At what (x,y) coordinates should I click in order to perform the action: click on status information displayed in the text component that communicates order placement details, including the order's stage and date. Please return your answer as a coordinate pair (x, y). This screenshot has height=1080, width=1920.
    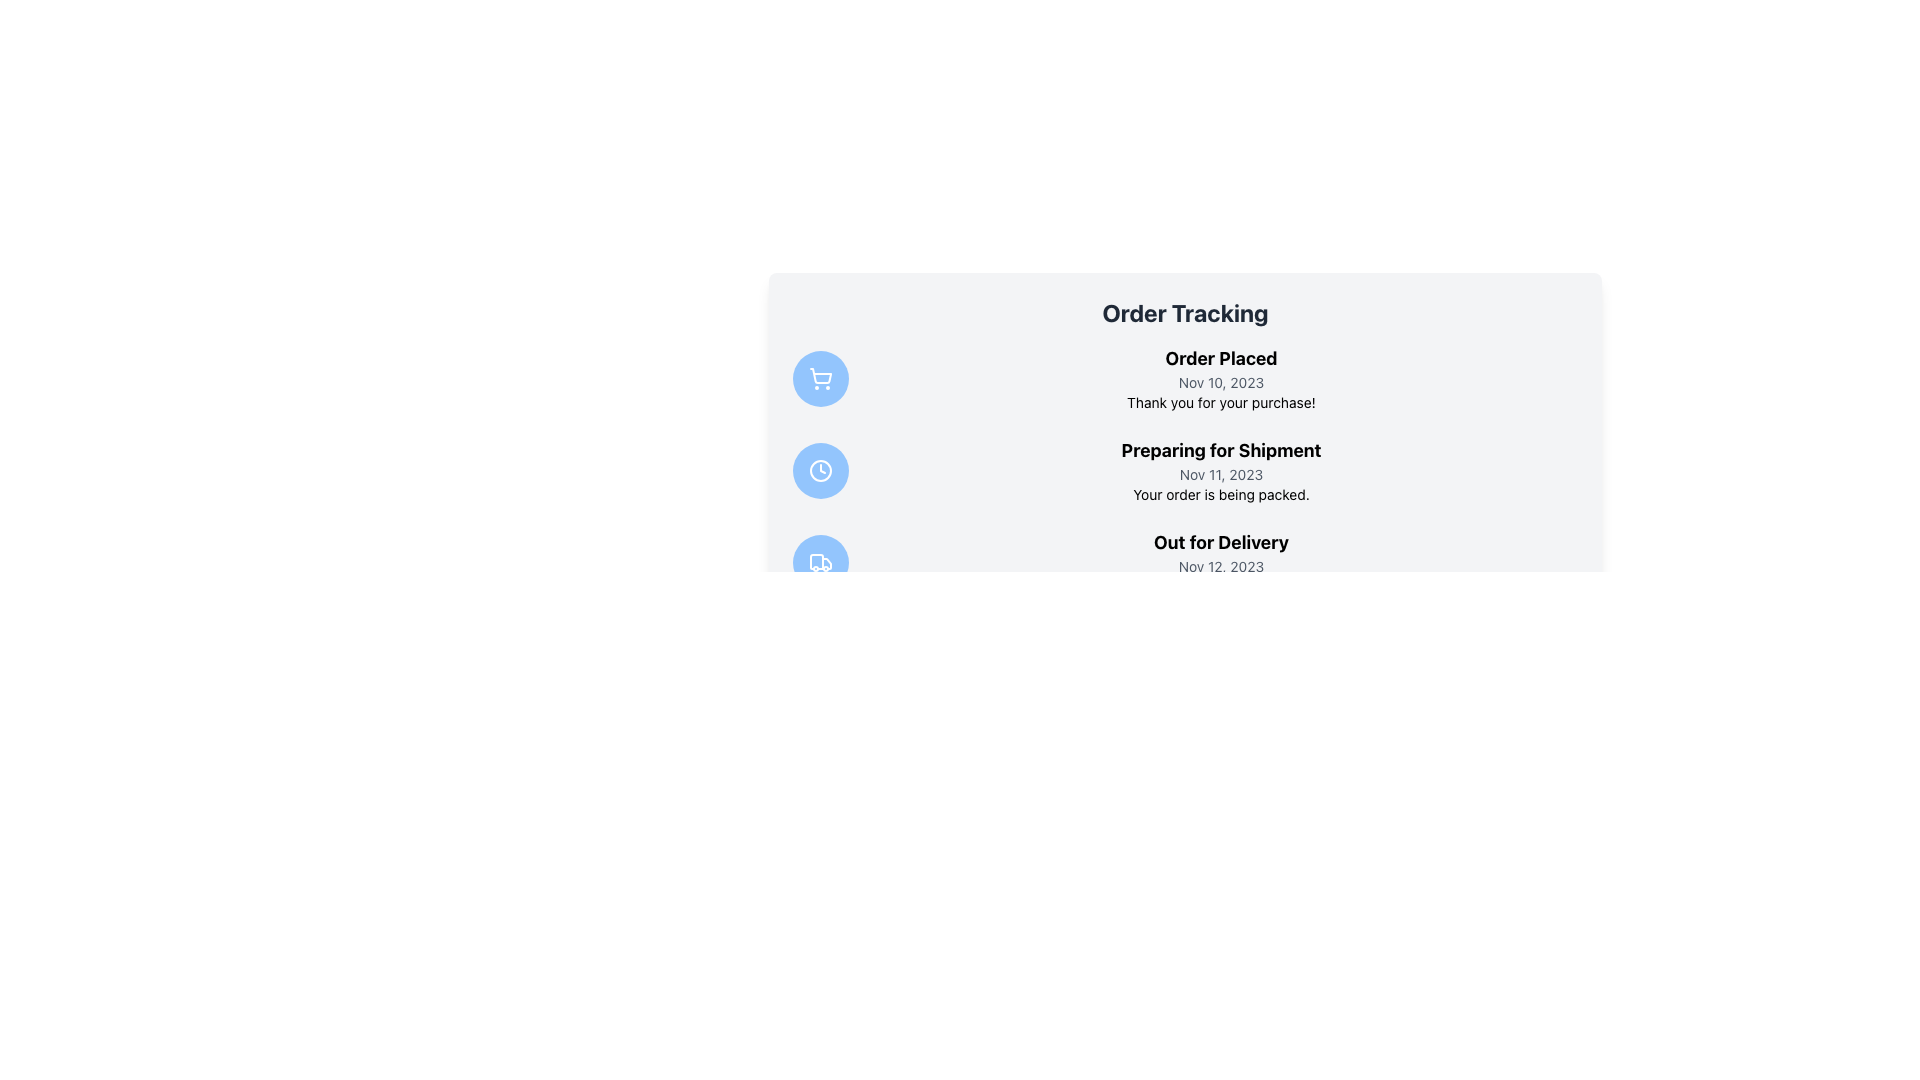
    Looking at the image, I should click on (1220, 378).